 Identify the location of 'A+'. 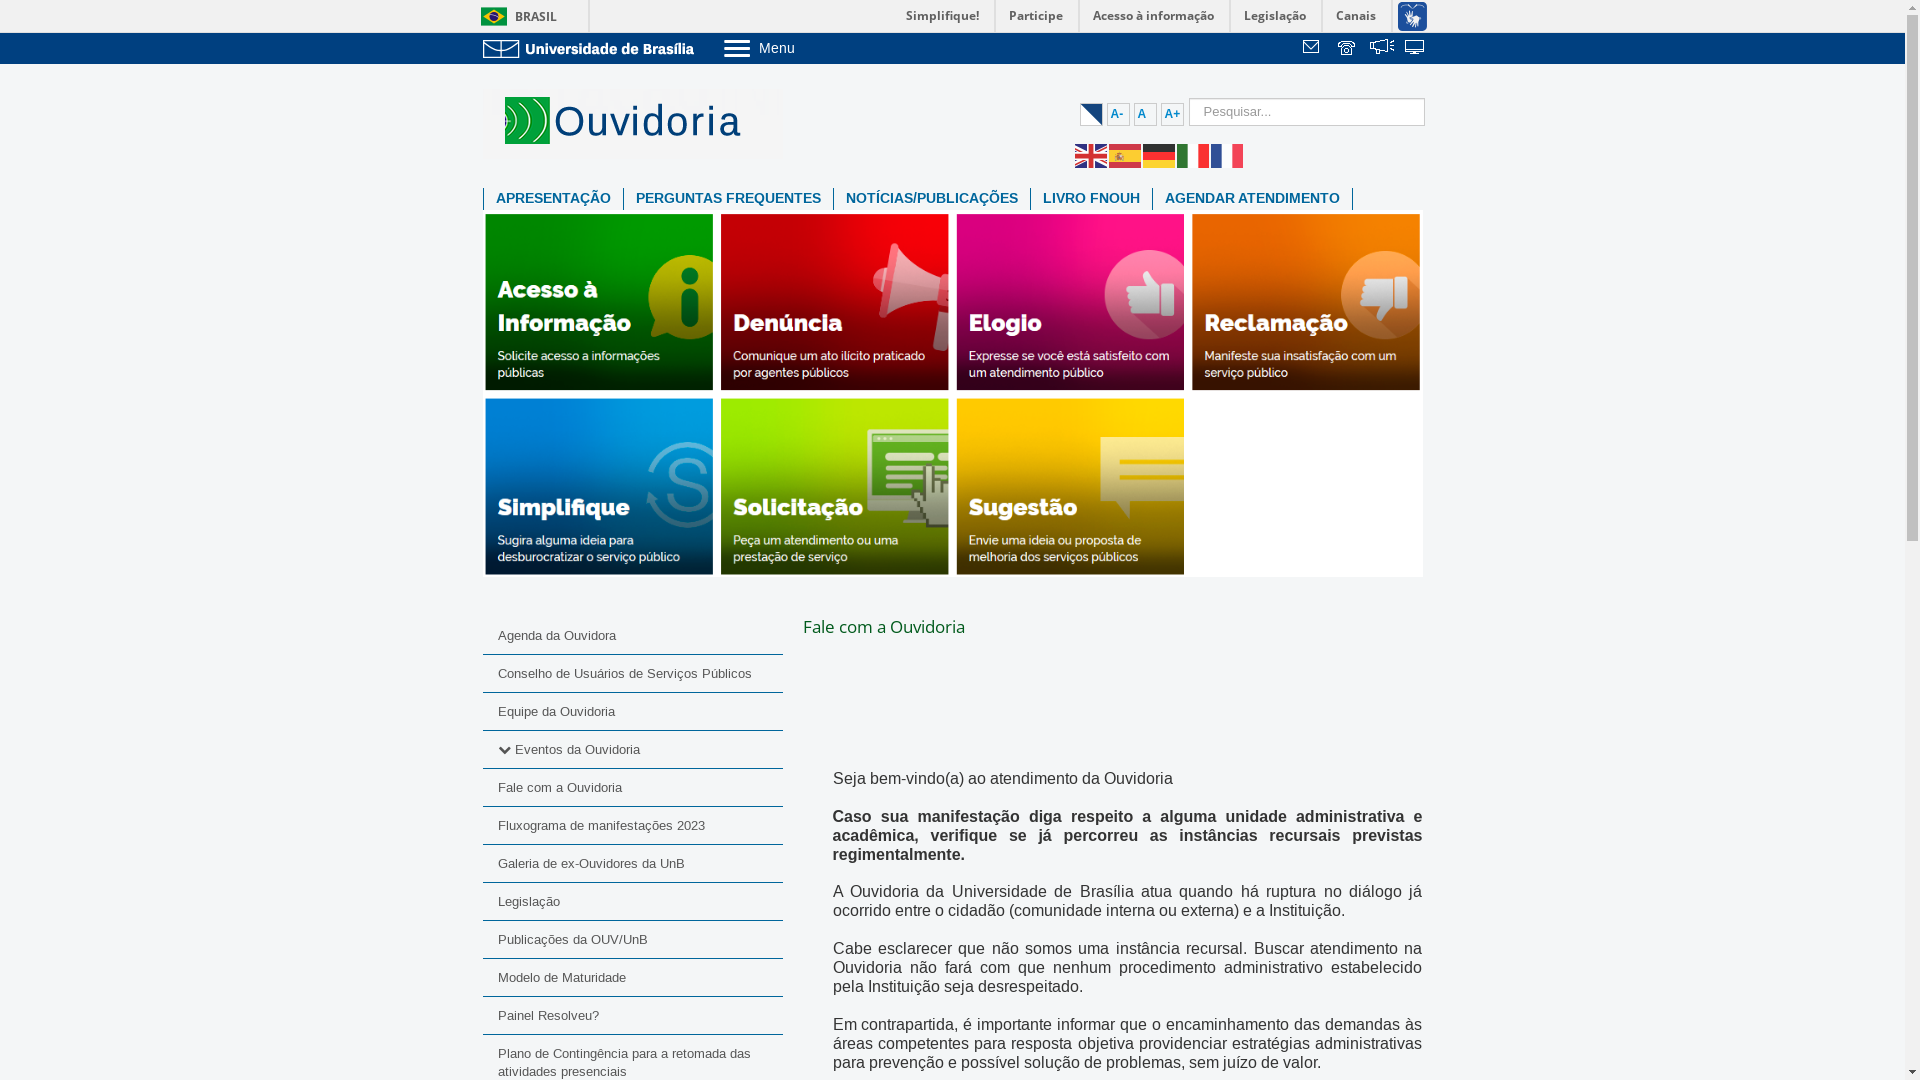
(1160, 114).